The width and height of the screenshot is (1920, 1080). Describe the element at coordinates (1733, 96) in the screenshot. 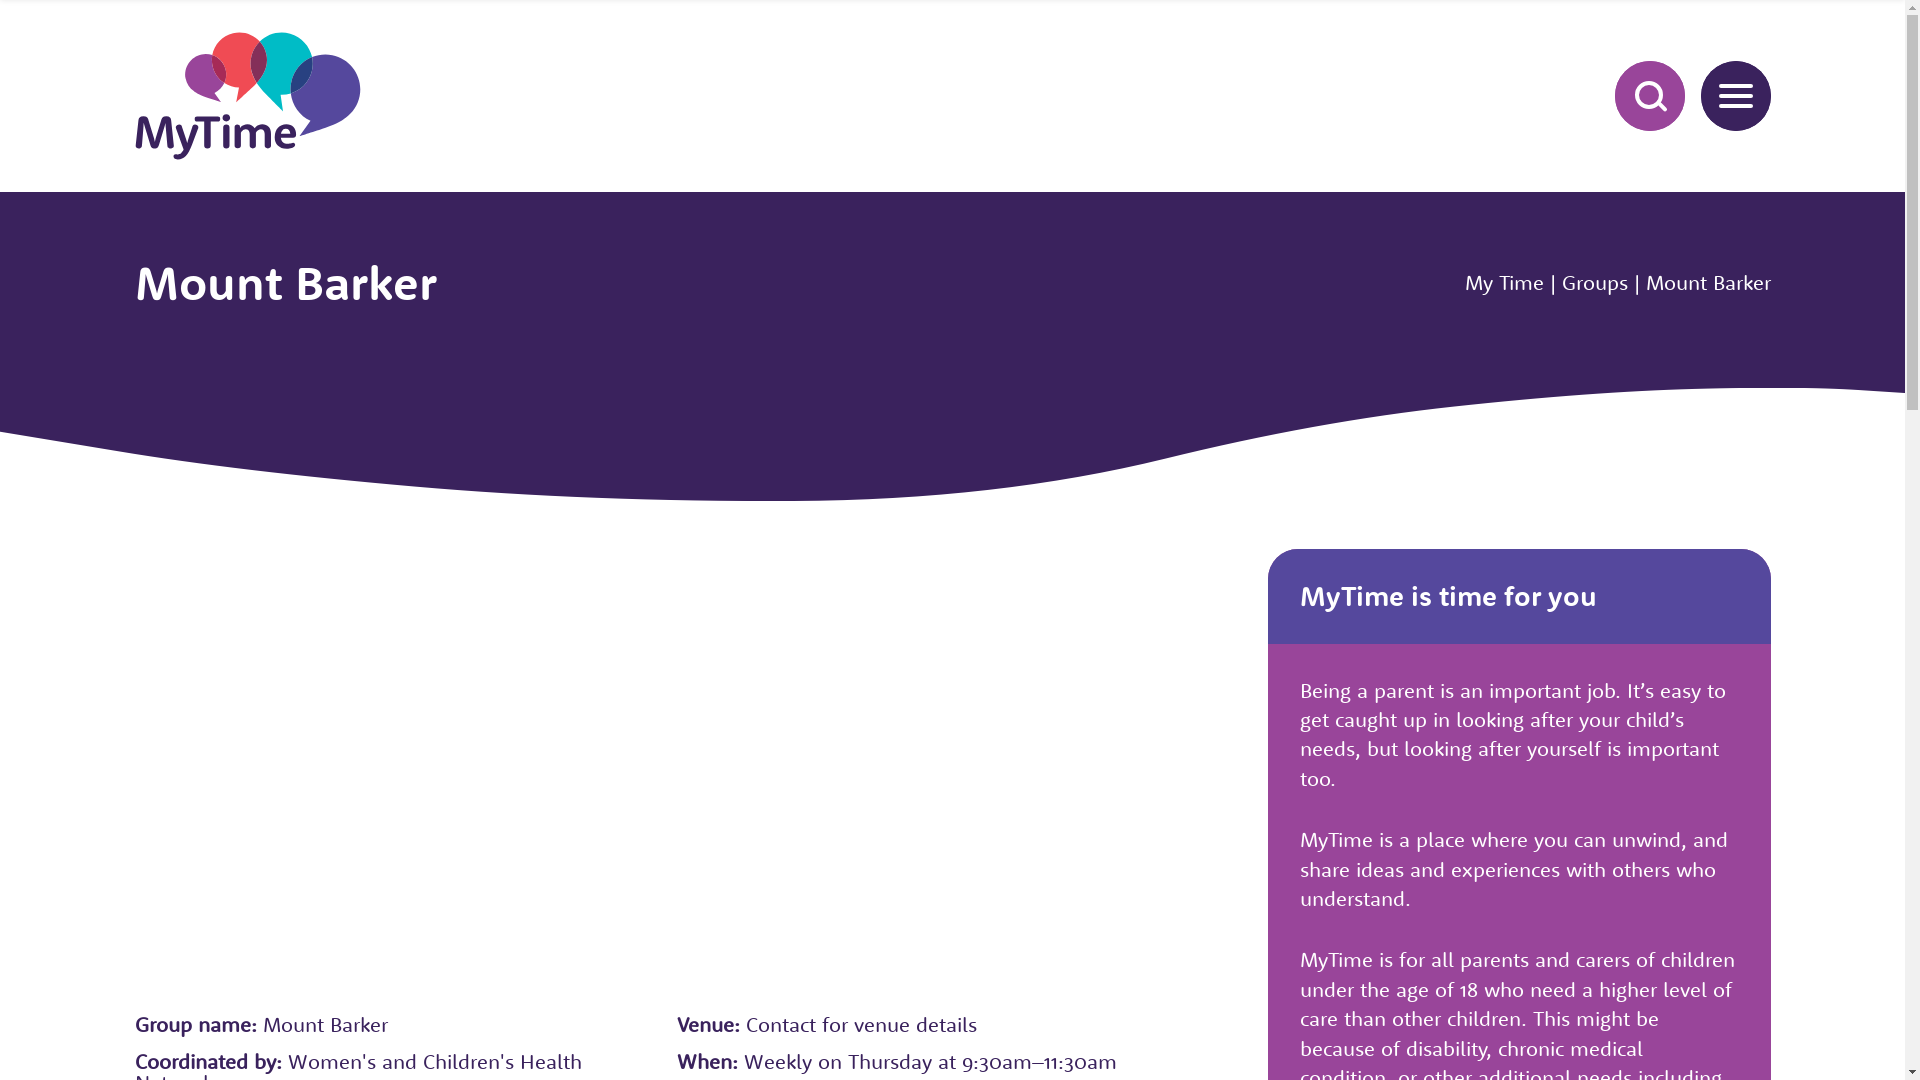

I see `'MENU'` at that location.